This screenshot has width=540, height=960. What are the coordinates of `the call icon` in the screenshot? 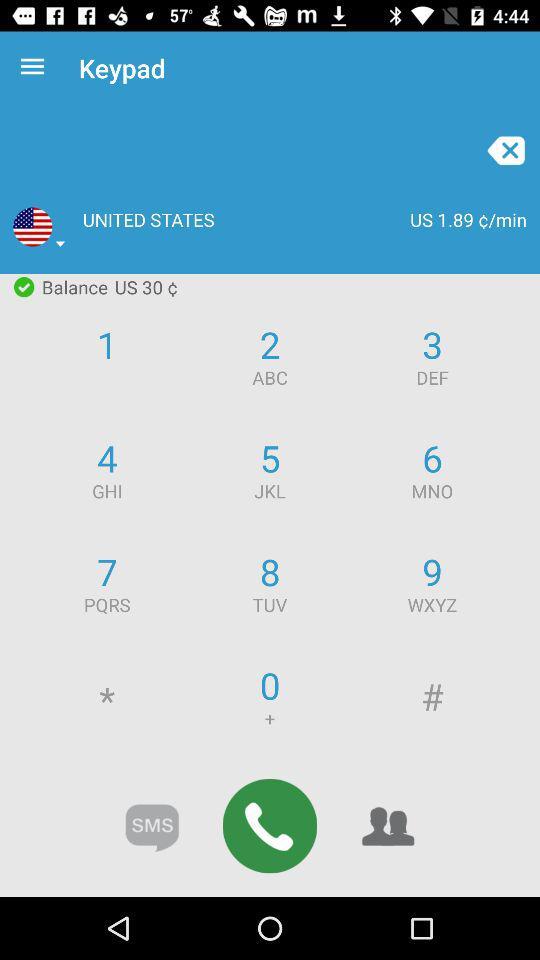 It's located at (270, 826).